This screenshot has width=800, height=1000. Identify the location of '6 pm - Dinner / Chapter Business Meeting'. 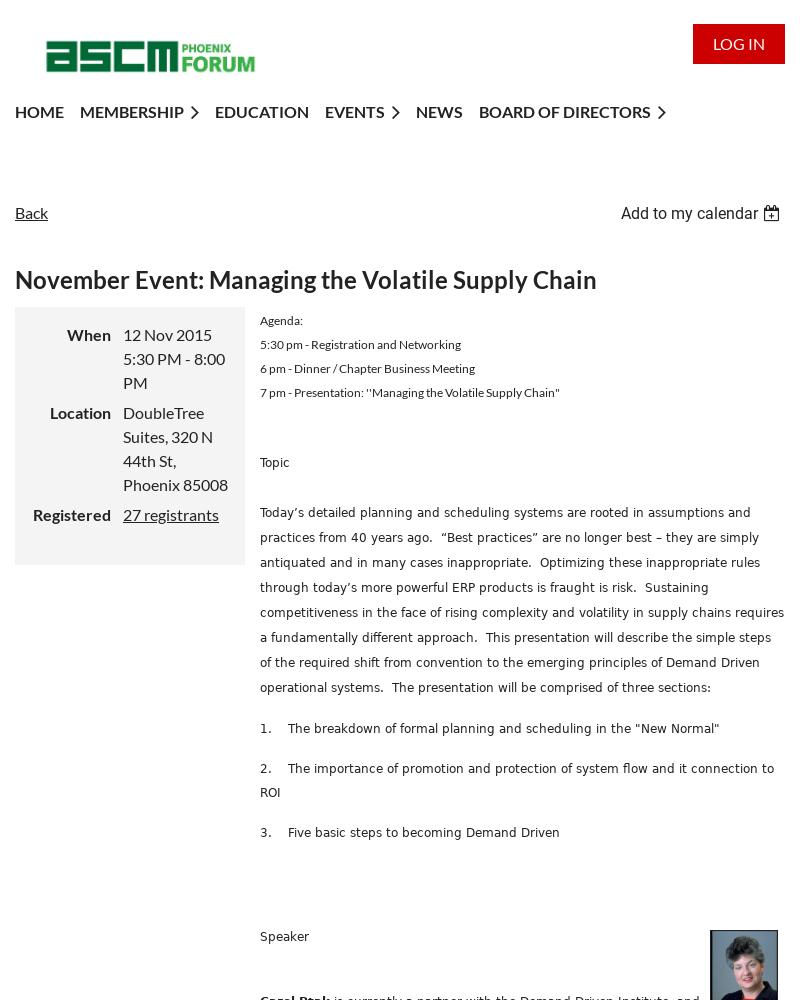
(367, 366).